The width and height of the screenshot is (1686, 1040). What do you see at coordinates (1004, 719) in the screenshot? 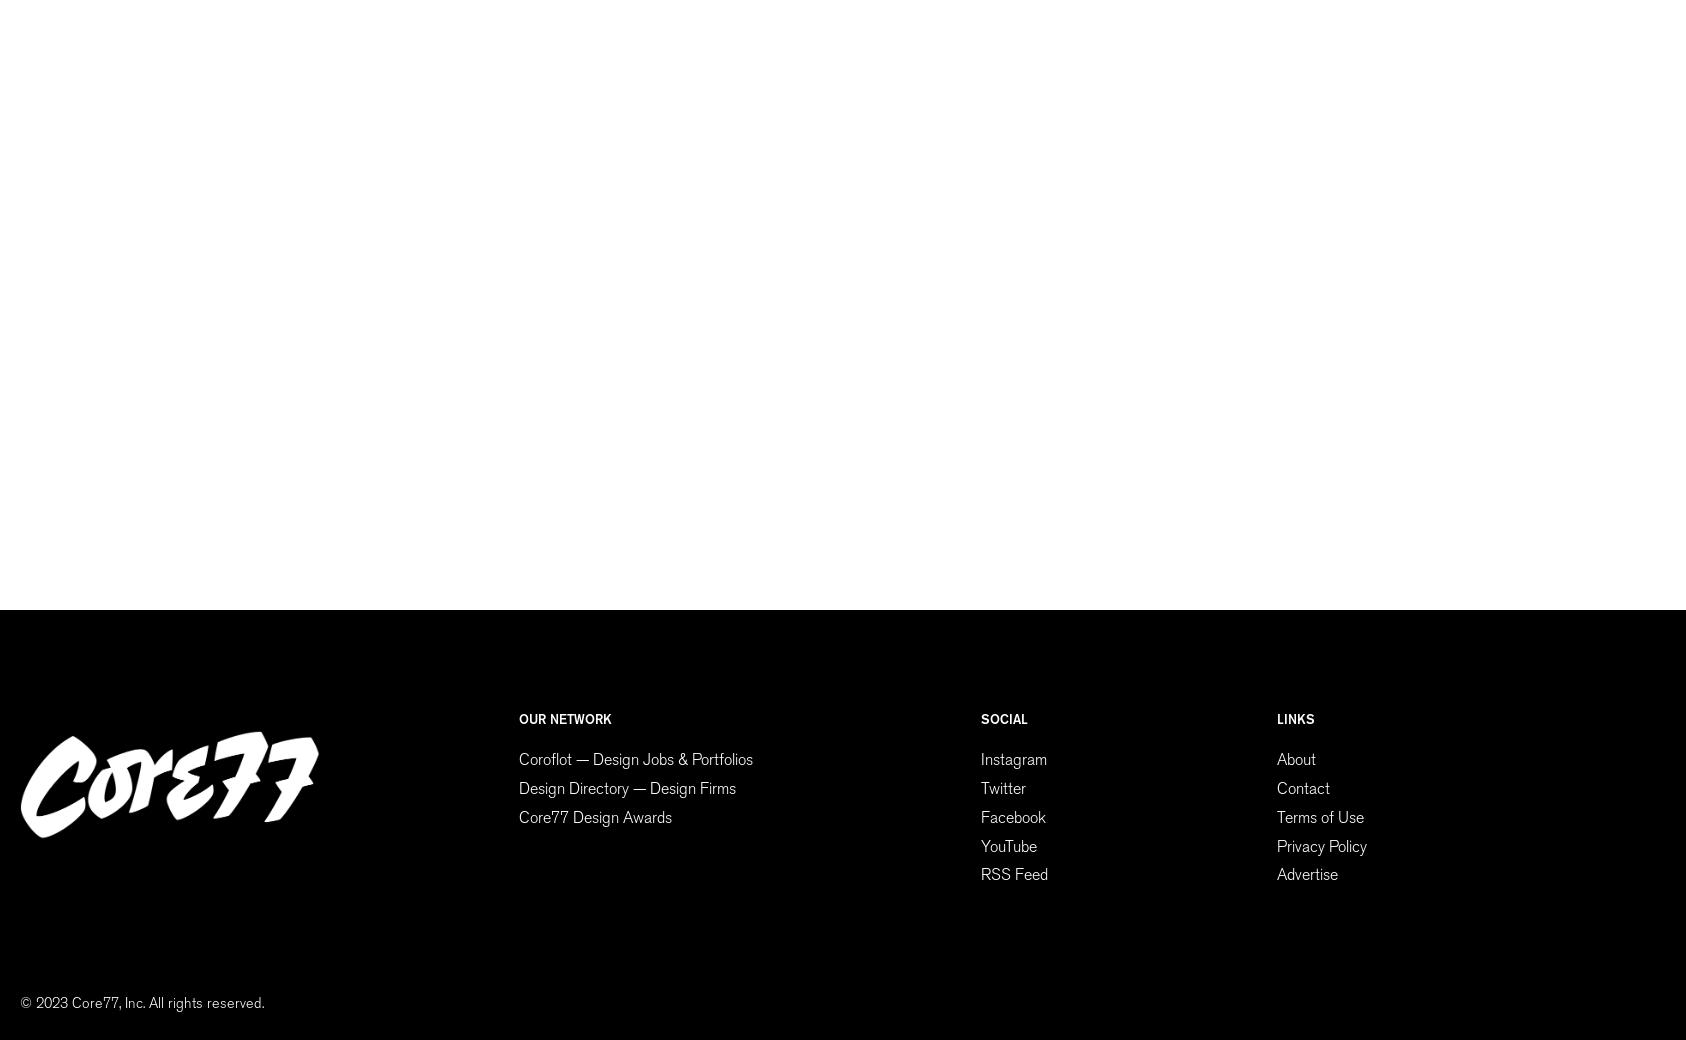
I see `'Social'` at bounding box center [1004, 719].